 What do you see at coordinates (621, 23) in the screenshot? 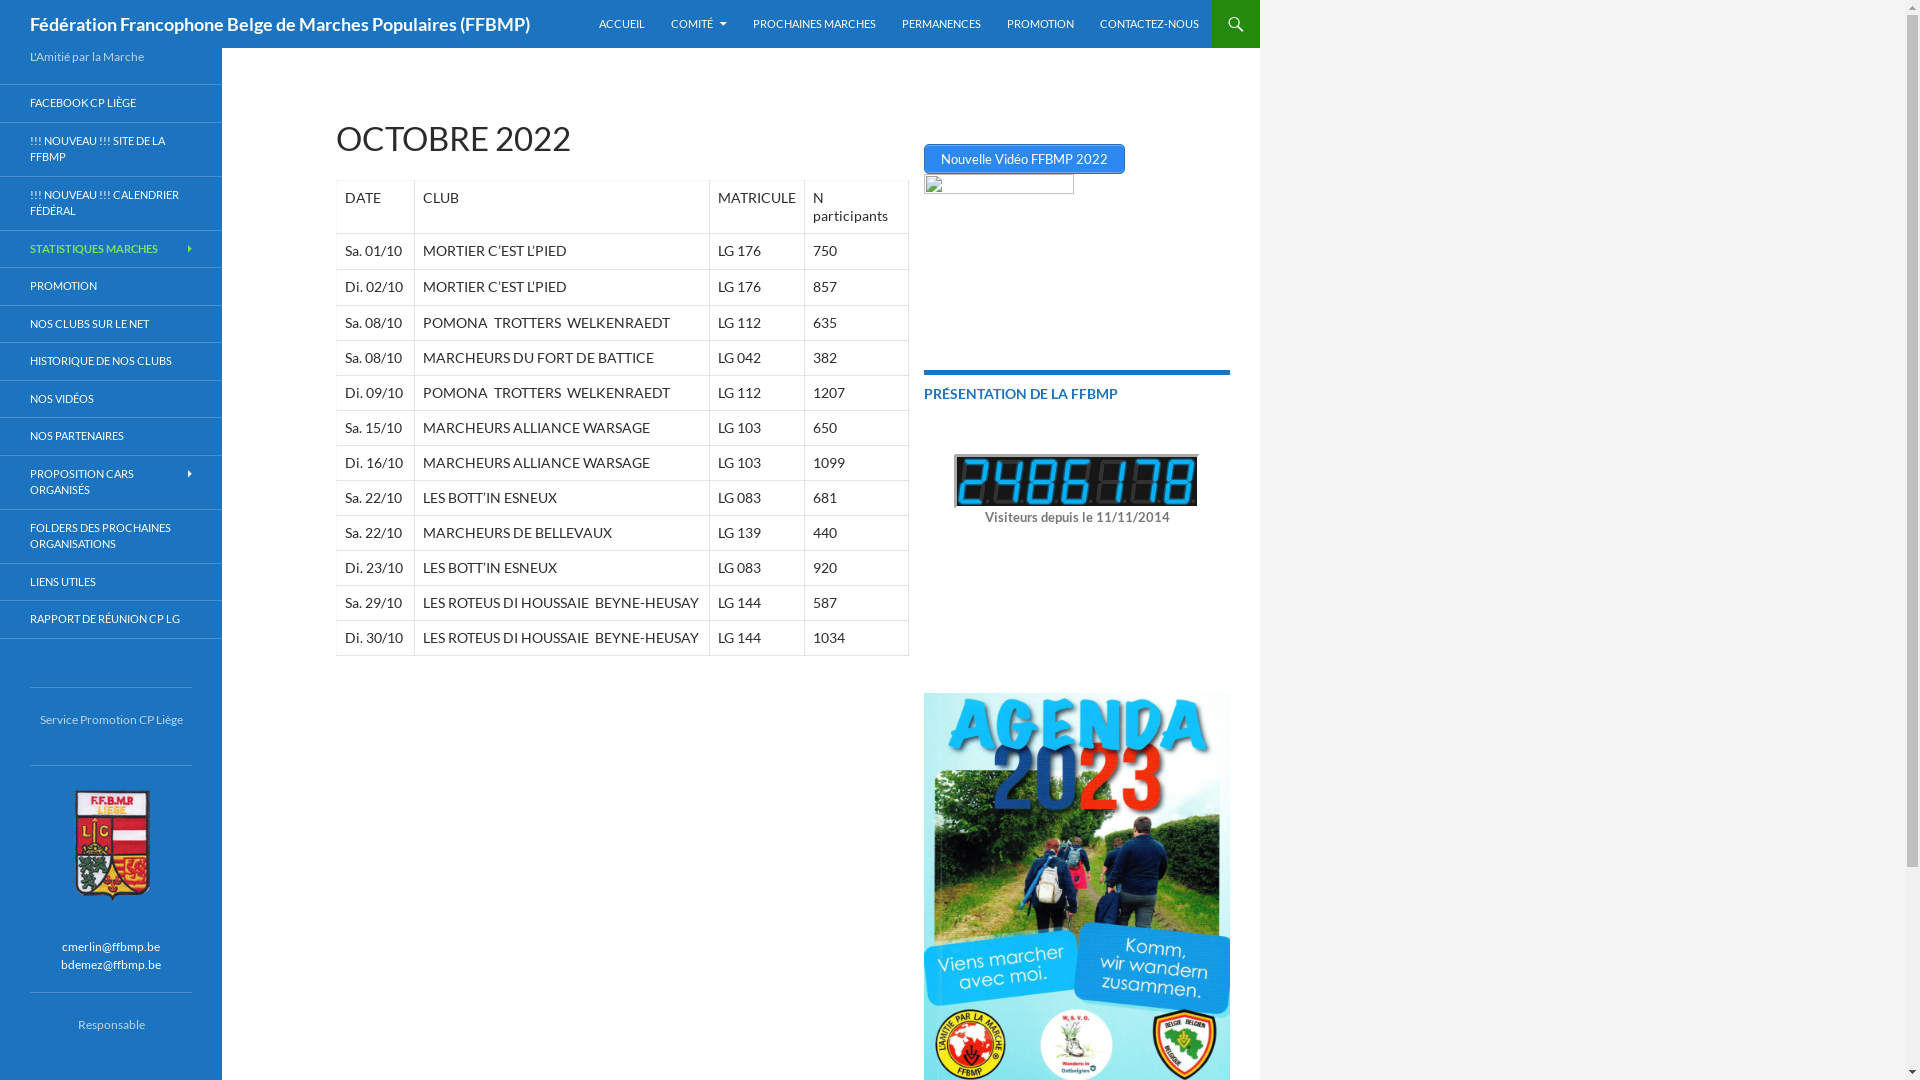
I see `'ACCUEIL'` at bounding box center [621, 23].